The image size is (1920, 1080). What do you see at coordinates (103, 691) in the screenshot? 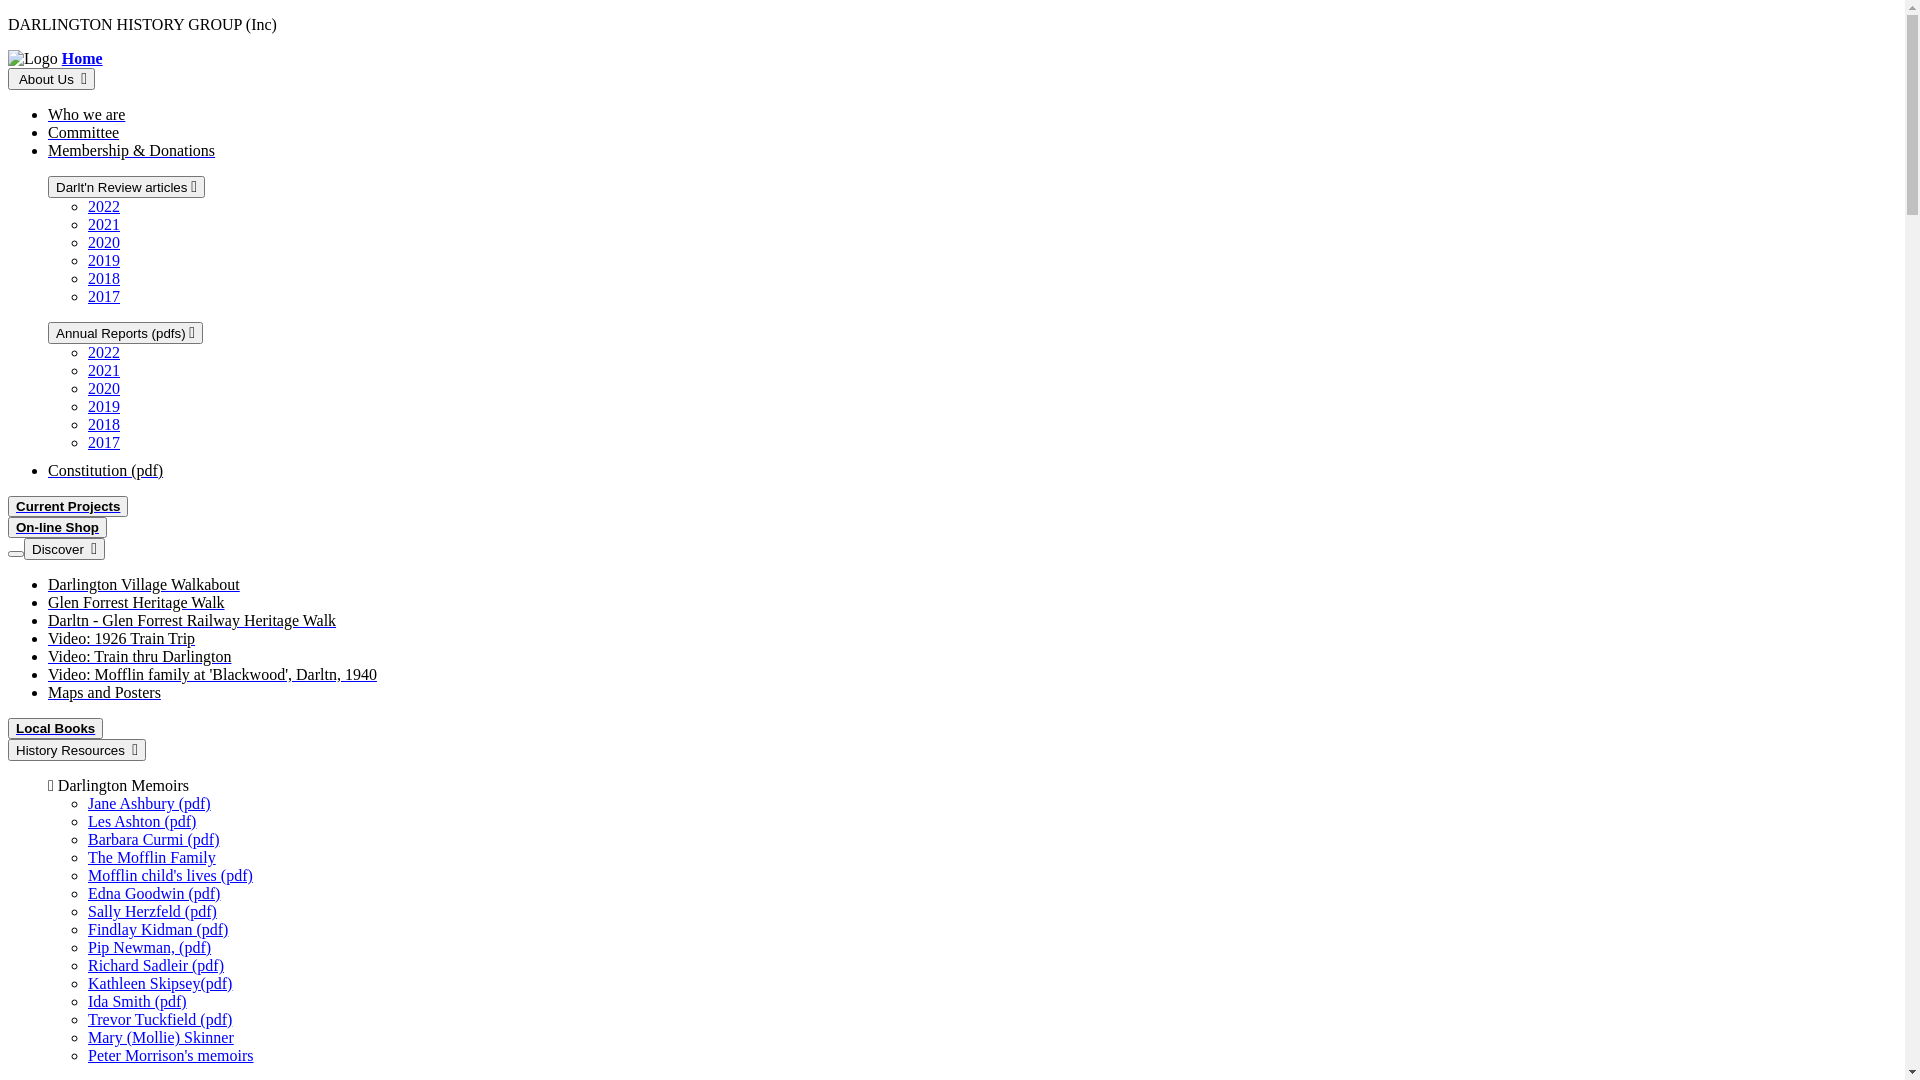
I see `'Maps and Posters'` at bounding box center [103, 691].